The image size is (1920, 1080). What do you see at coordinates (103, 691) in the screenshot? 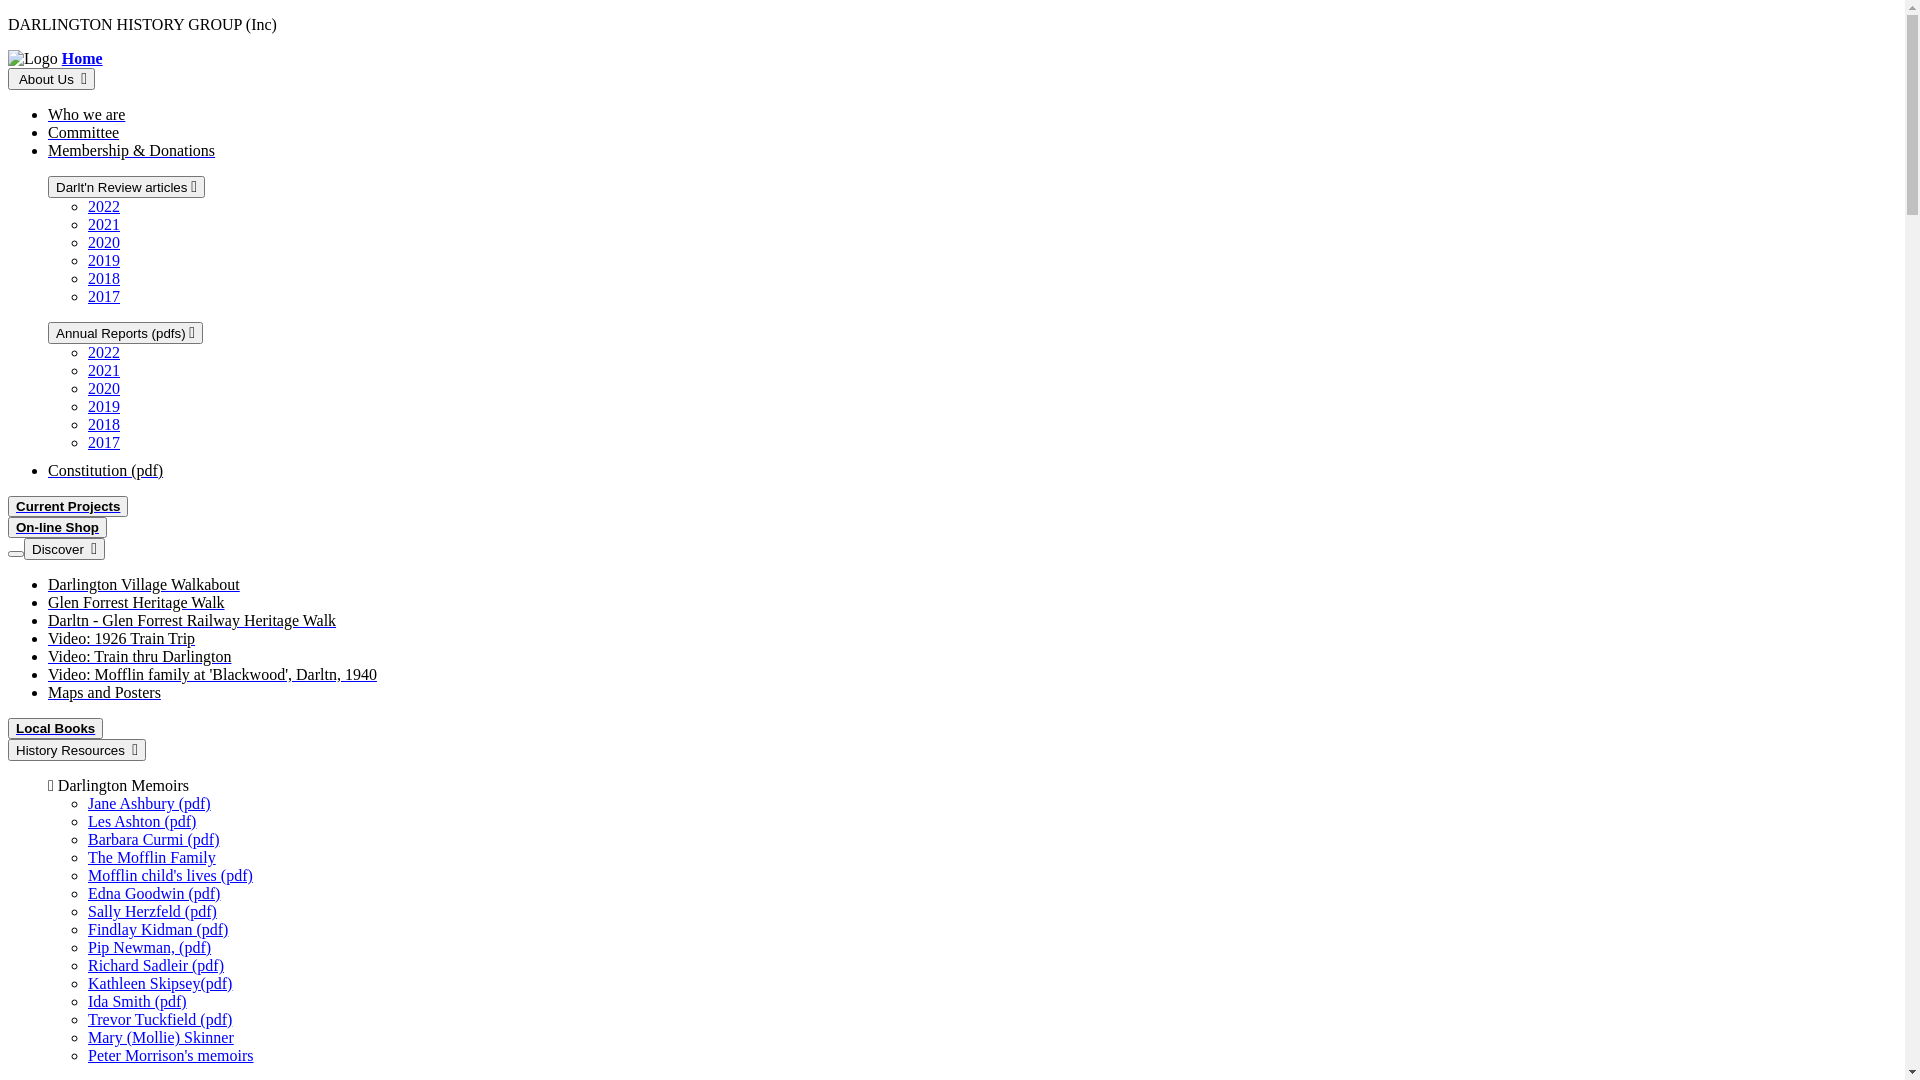
I see `'Maps and Posters'` at bounding box center [103, 691].